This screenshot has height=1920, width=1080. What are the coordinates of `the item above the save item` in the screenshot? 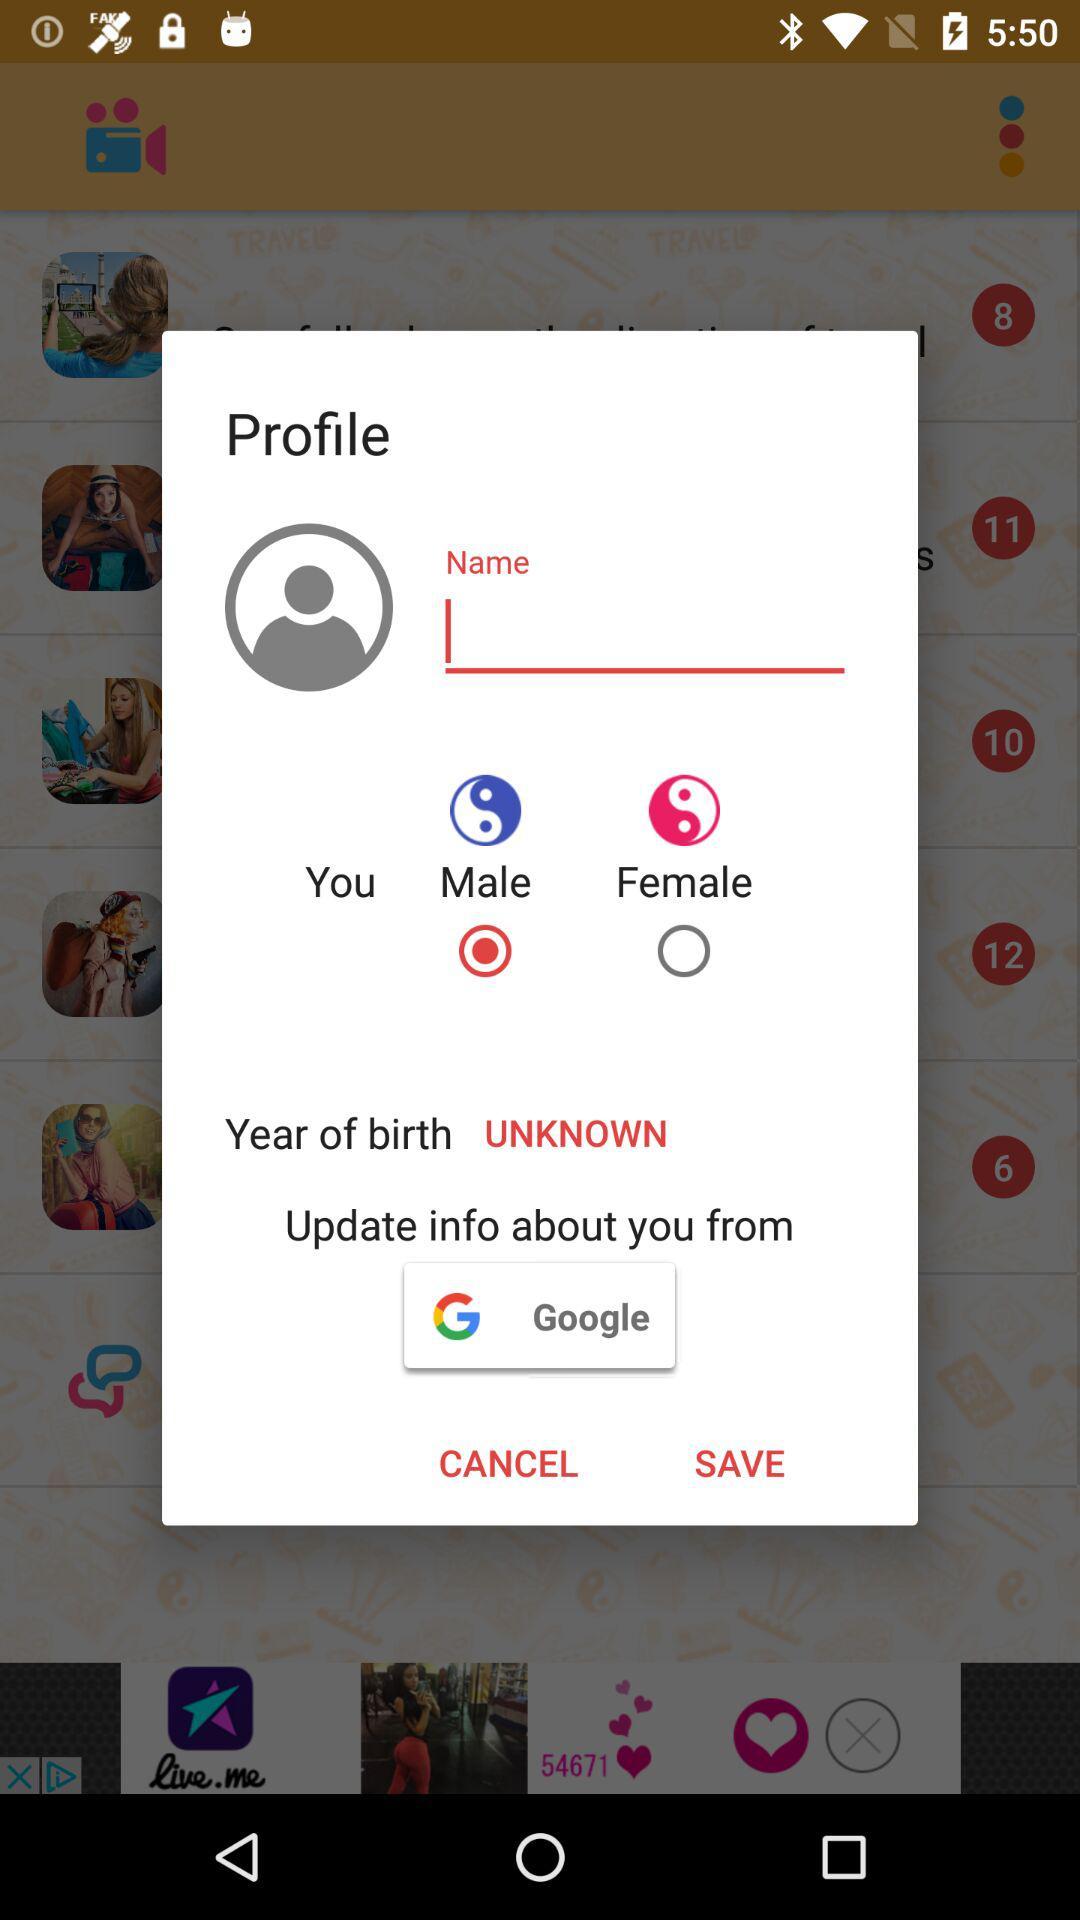 It's located at (538, 1315).